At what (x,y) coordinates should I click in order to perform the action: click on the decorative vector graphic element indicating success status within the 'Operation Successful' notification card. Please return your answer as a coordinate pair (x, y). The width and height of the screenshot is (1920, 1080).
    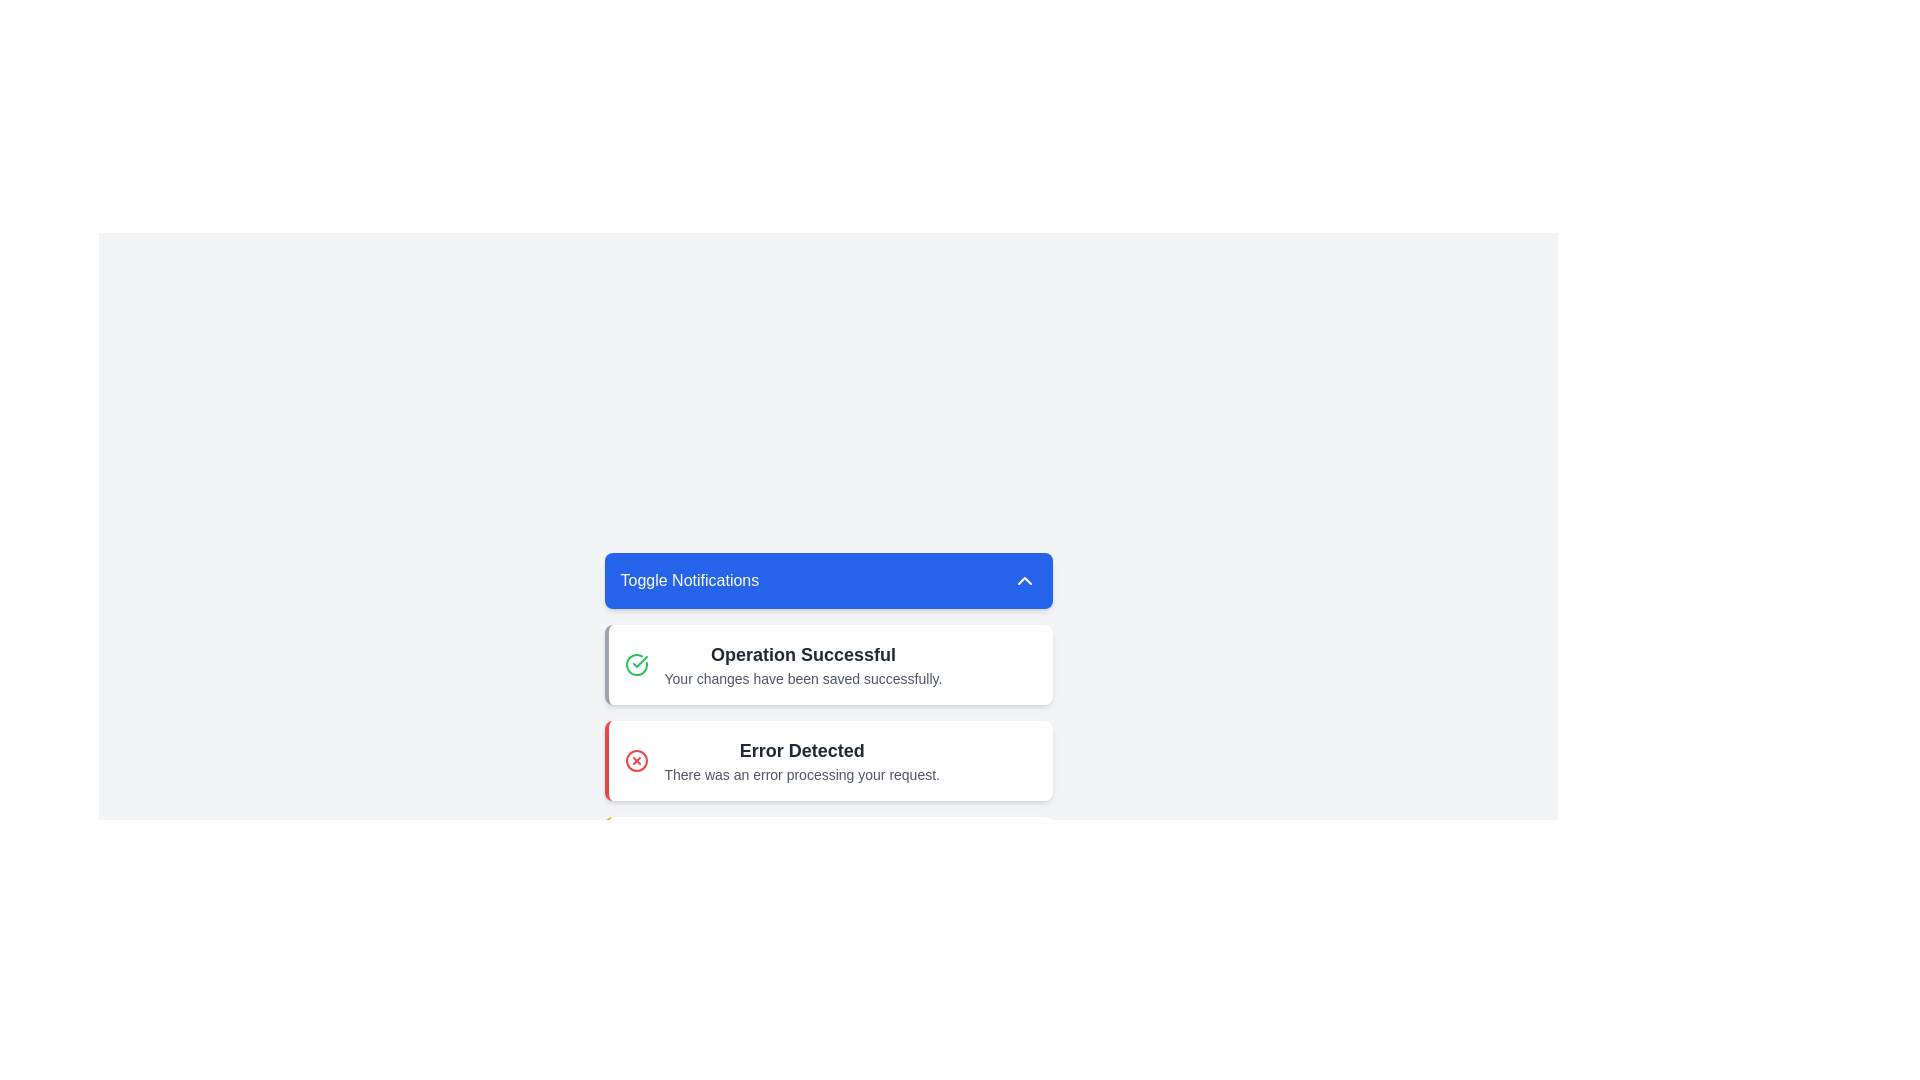
    Looking at the image, I should click on (635, 664).